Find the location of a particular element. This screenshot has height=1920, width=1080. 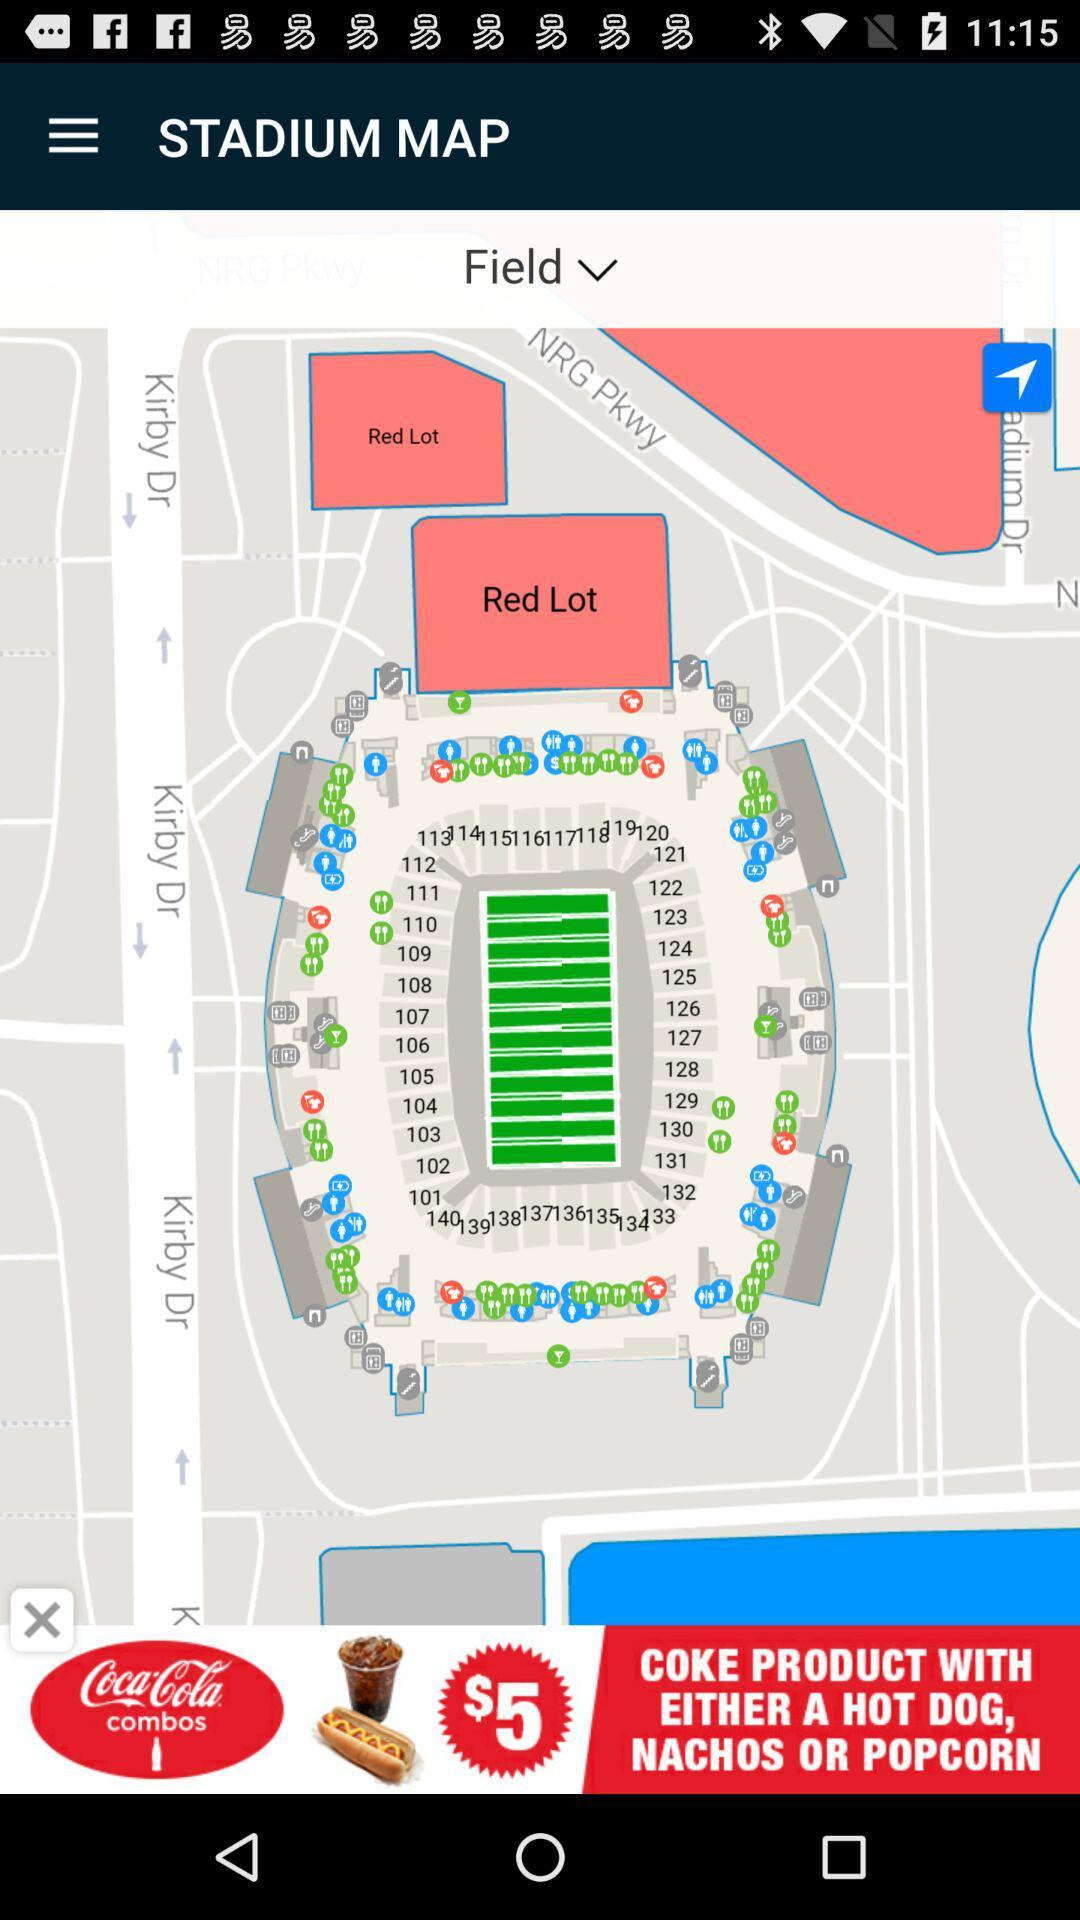

advertisement for coca cola is located at coordinates (540, 1708).